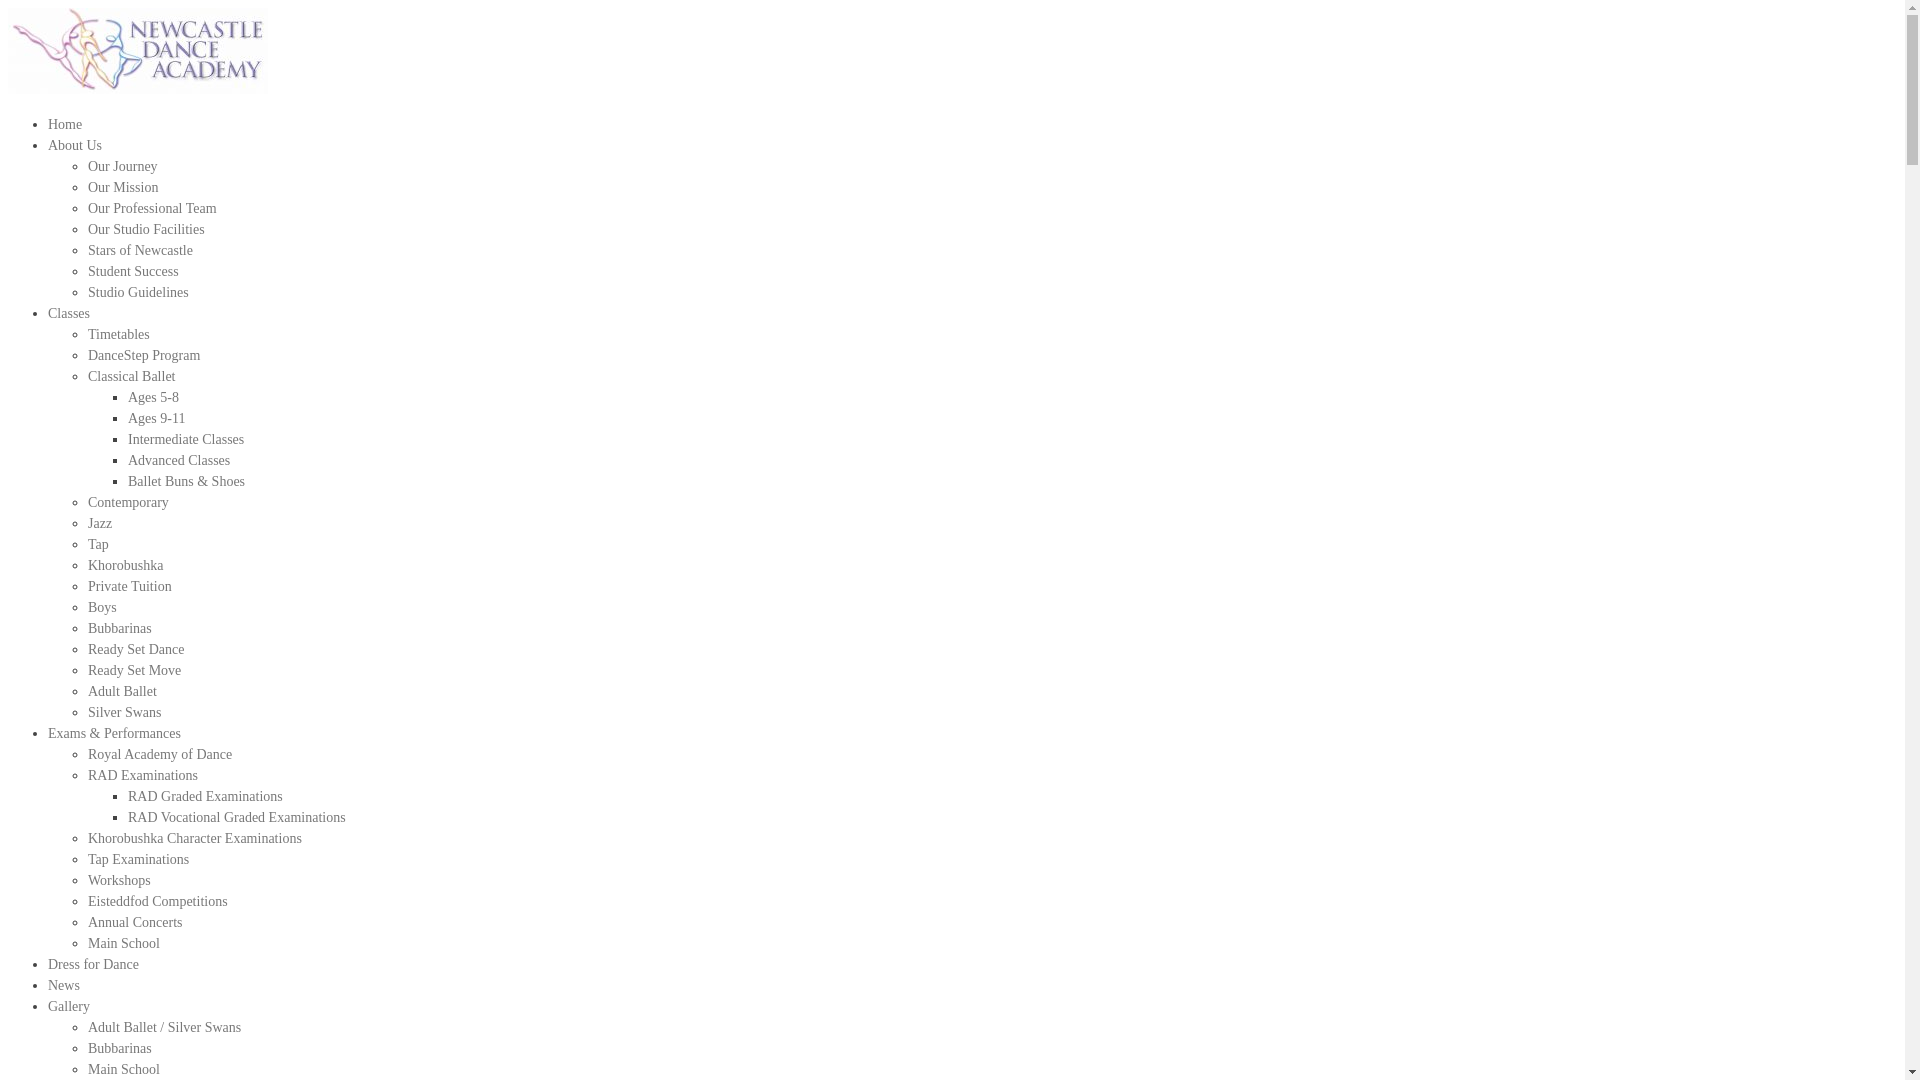 Image resolution: width=1920 pixels, height=1080 pixels. What do you see at coordinates (118, 333) in the screenshot?
I see `'Timetables'` at bounding box center [118, 333].